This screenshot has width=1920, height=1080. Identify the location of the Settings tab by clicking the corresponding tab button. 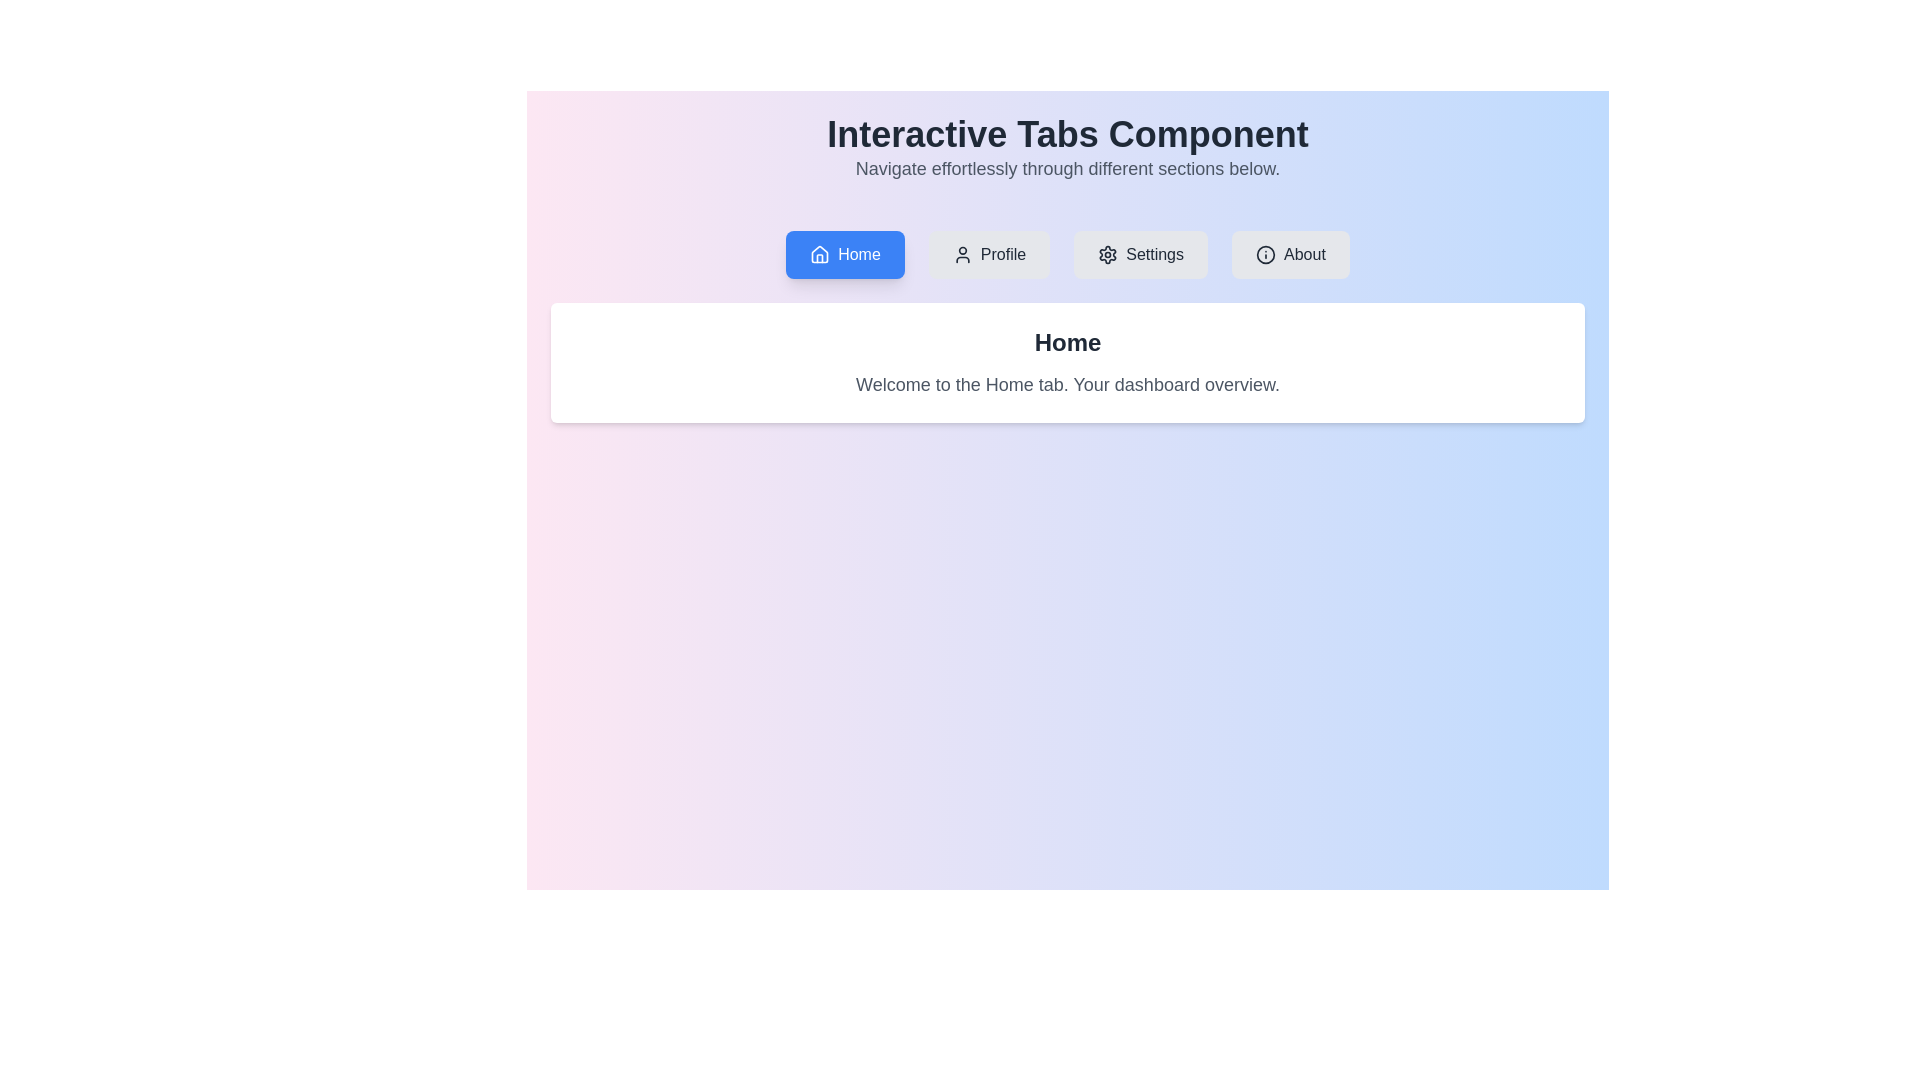
(1141, 253).